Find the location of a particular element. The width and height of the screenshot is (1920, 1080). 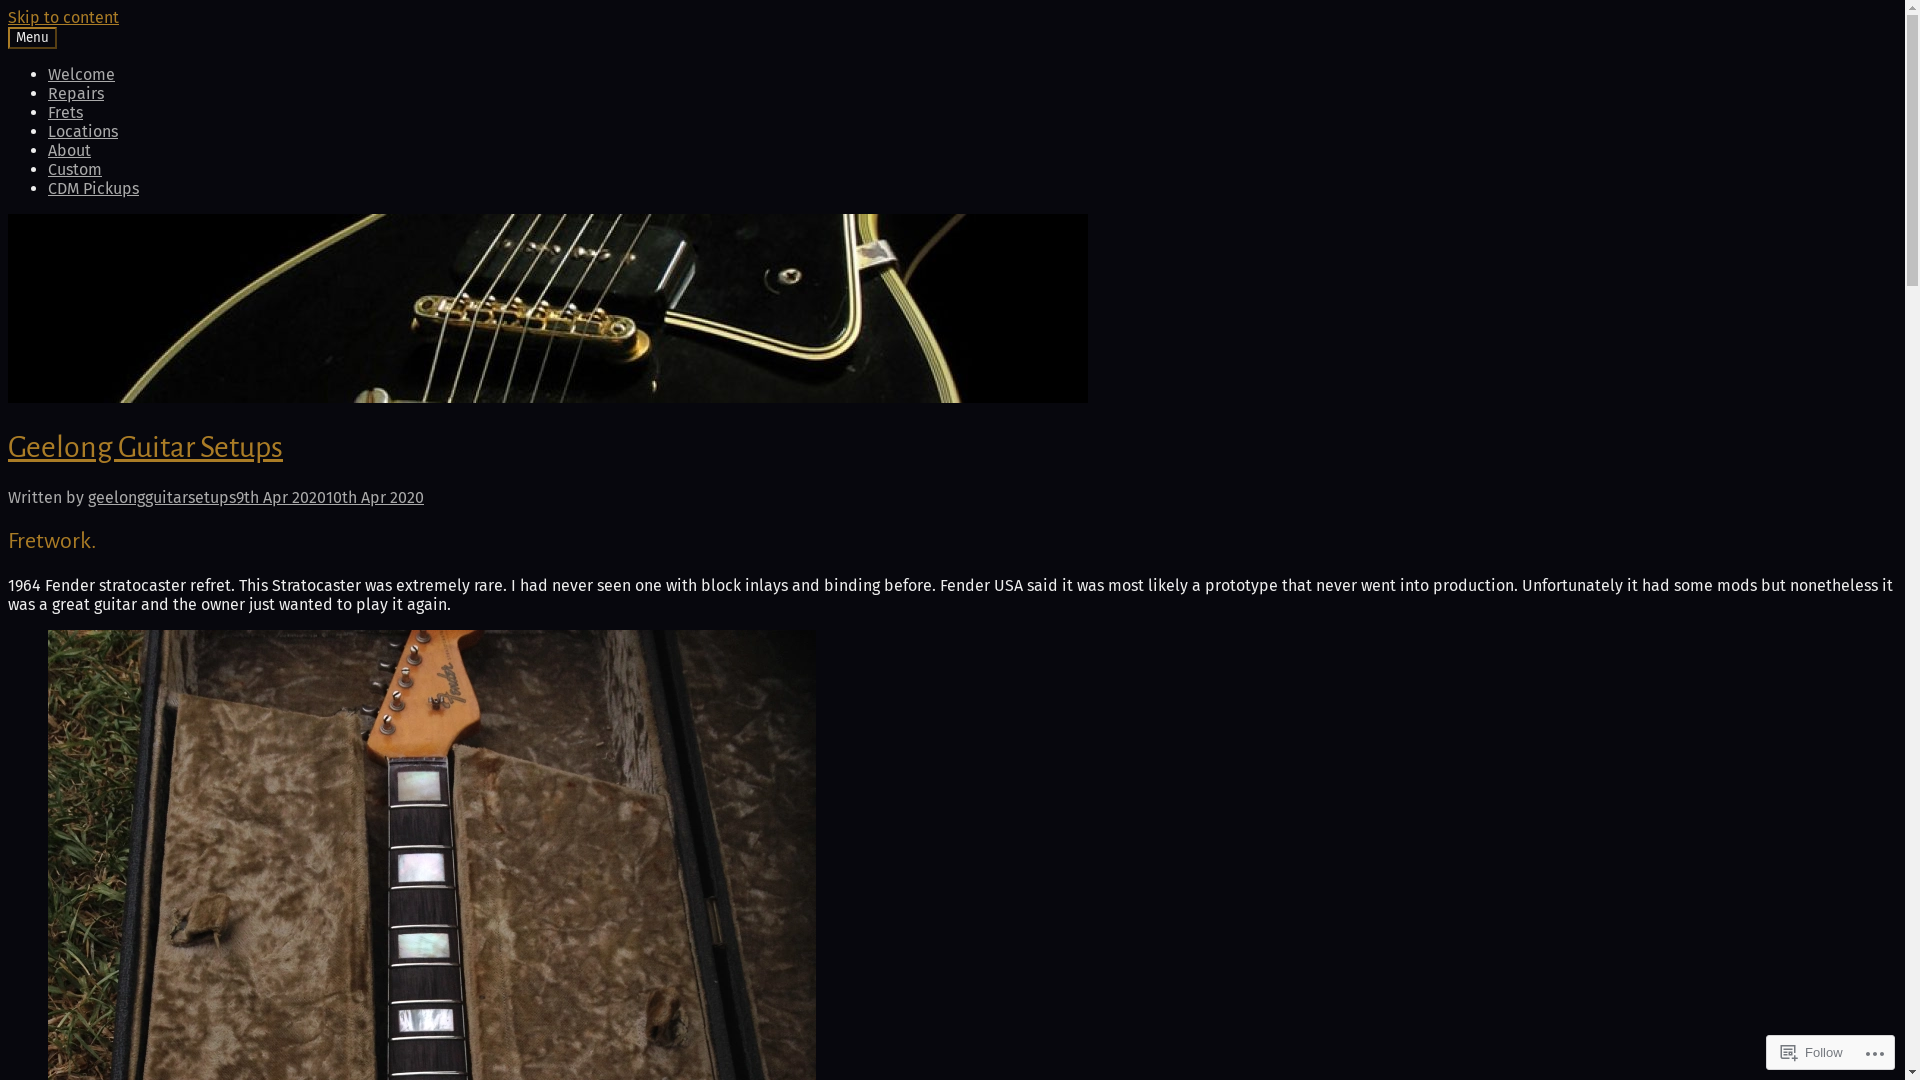

'geelongguitarsetups' is located at coordinates (162, 496).